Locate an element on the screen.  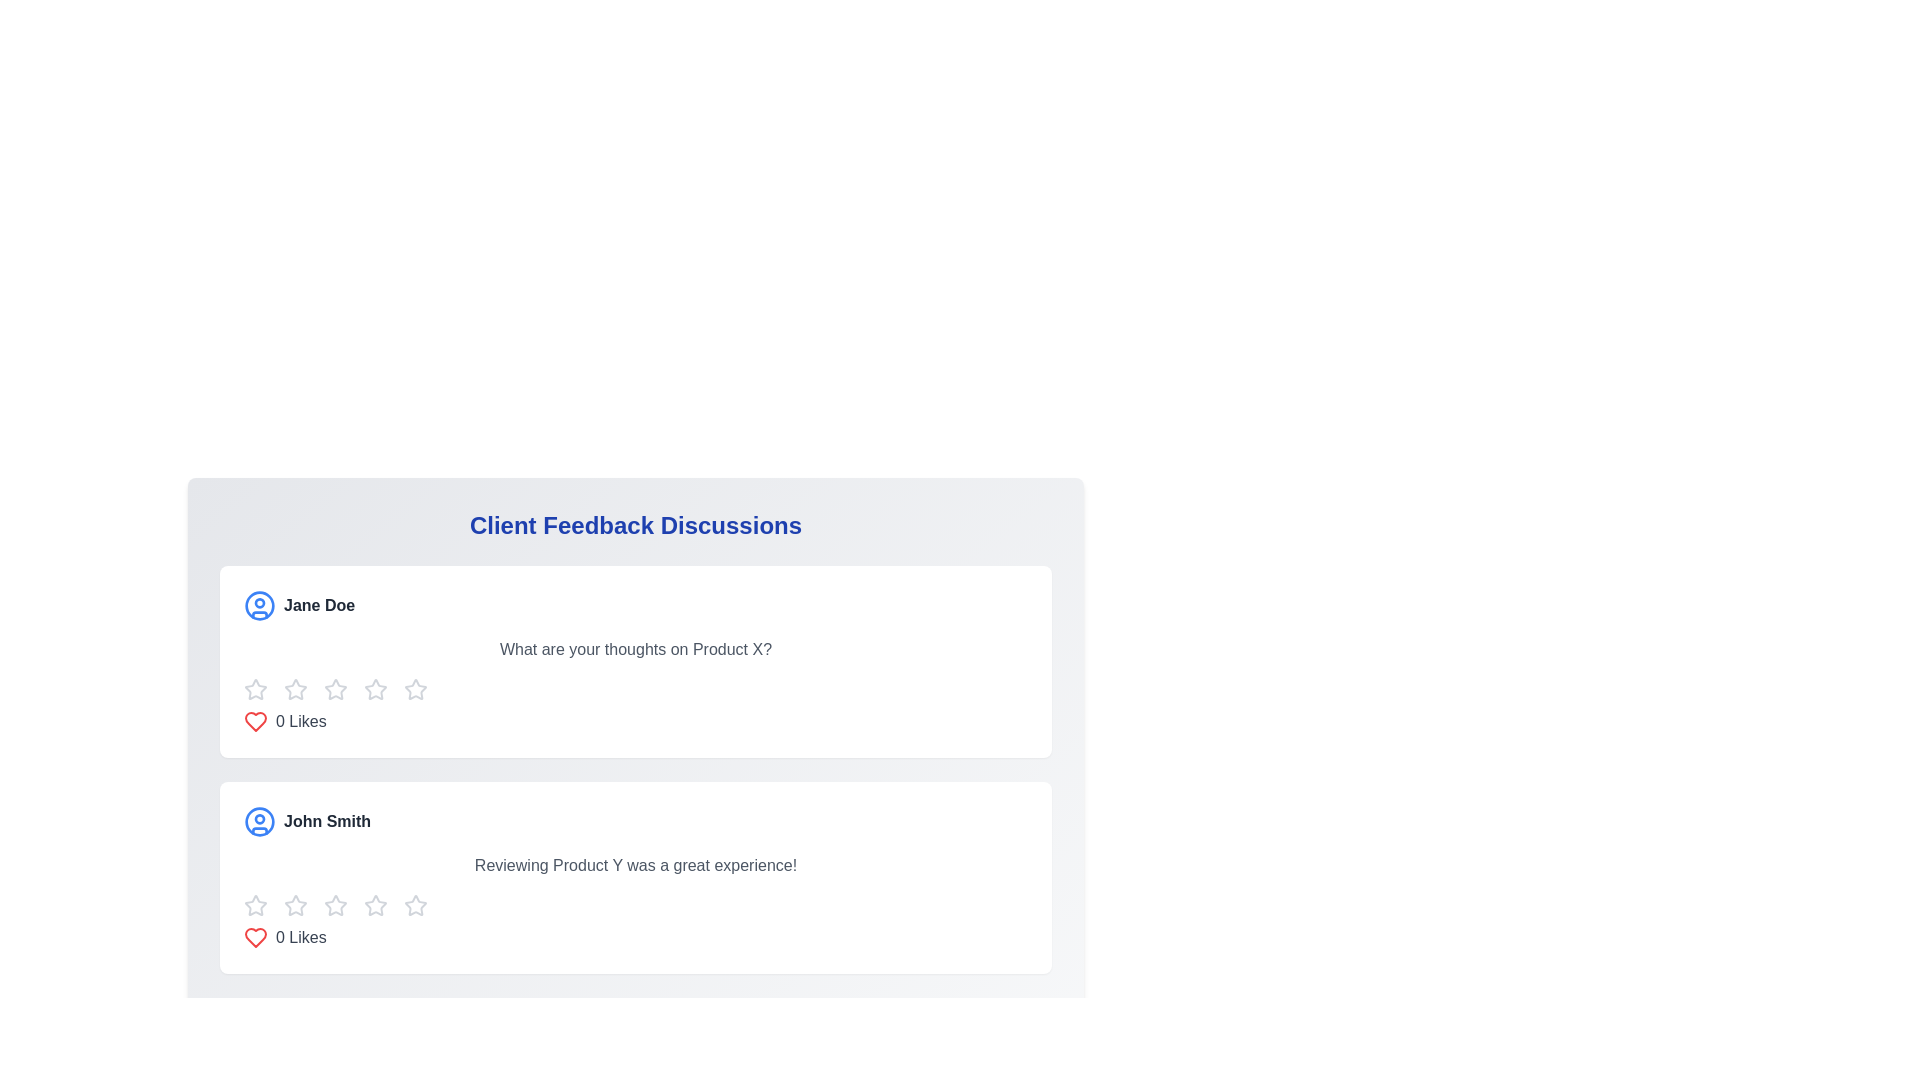
the second star in the 5-star rating system within the comment section titled 'Jane Doe' is located at coordinates (295, 689).